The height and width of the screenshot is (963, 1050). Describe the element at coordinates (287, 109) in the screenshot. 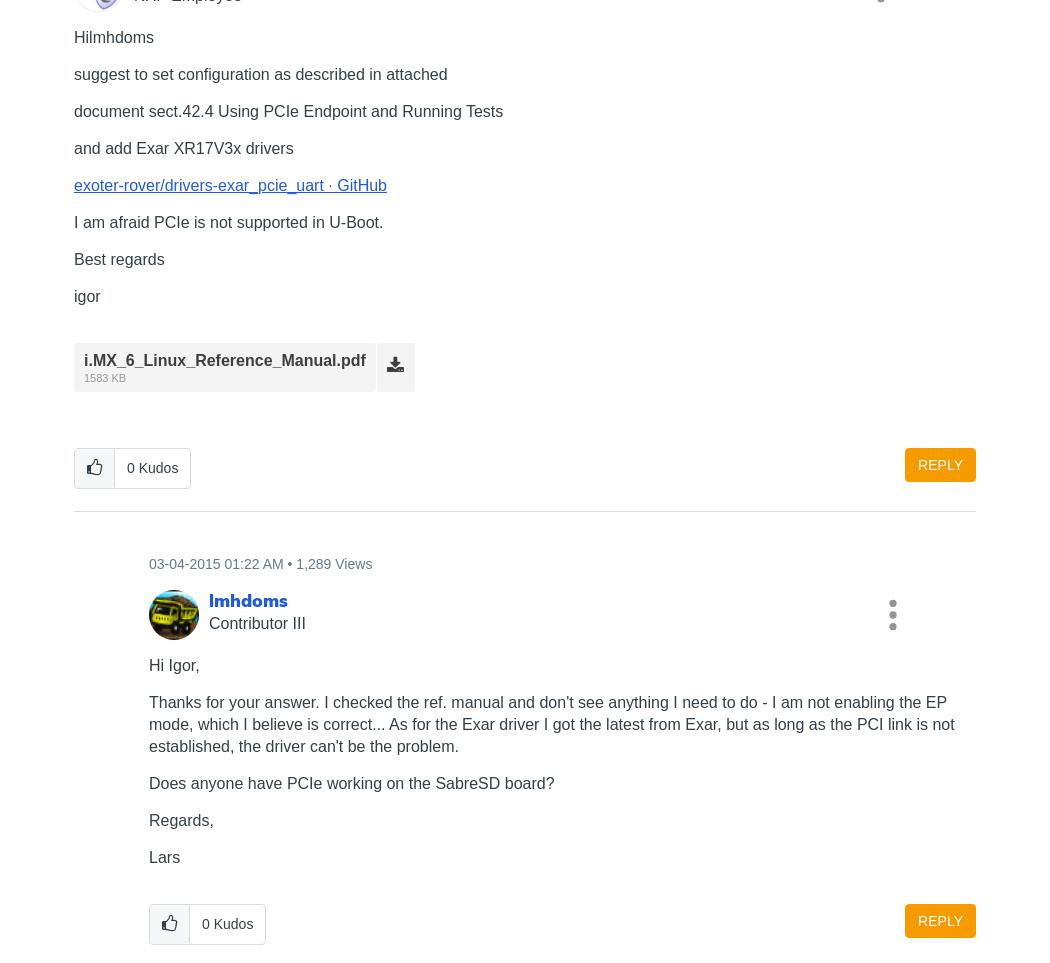

I see `'document sect.42.4 Using PCIe Endpoint and Running Tests'` at that location.